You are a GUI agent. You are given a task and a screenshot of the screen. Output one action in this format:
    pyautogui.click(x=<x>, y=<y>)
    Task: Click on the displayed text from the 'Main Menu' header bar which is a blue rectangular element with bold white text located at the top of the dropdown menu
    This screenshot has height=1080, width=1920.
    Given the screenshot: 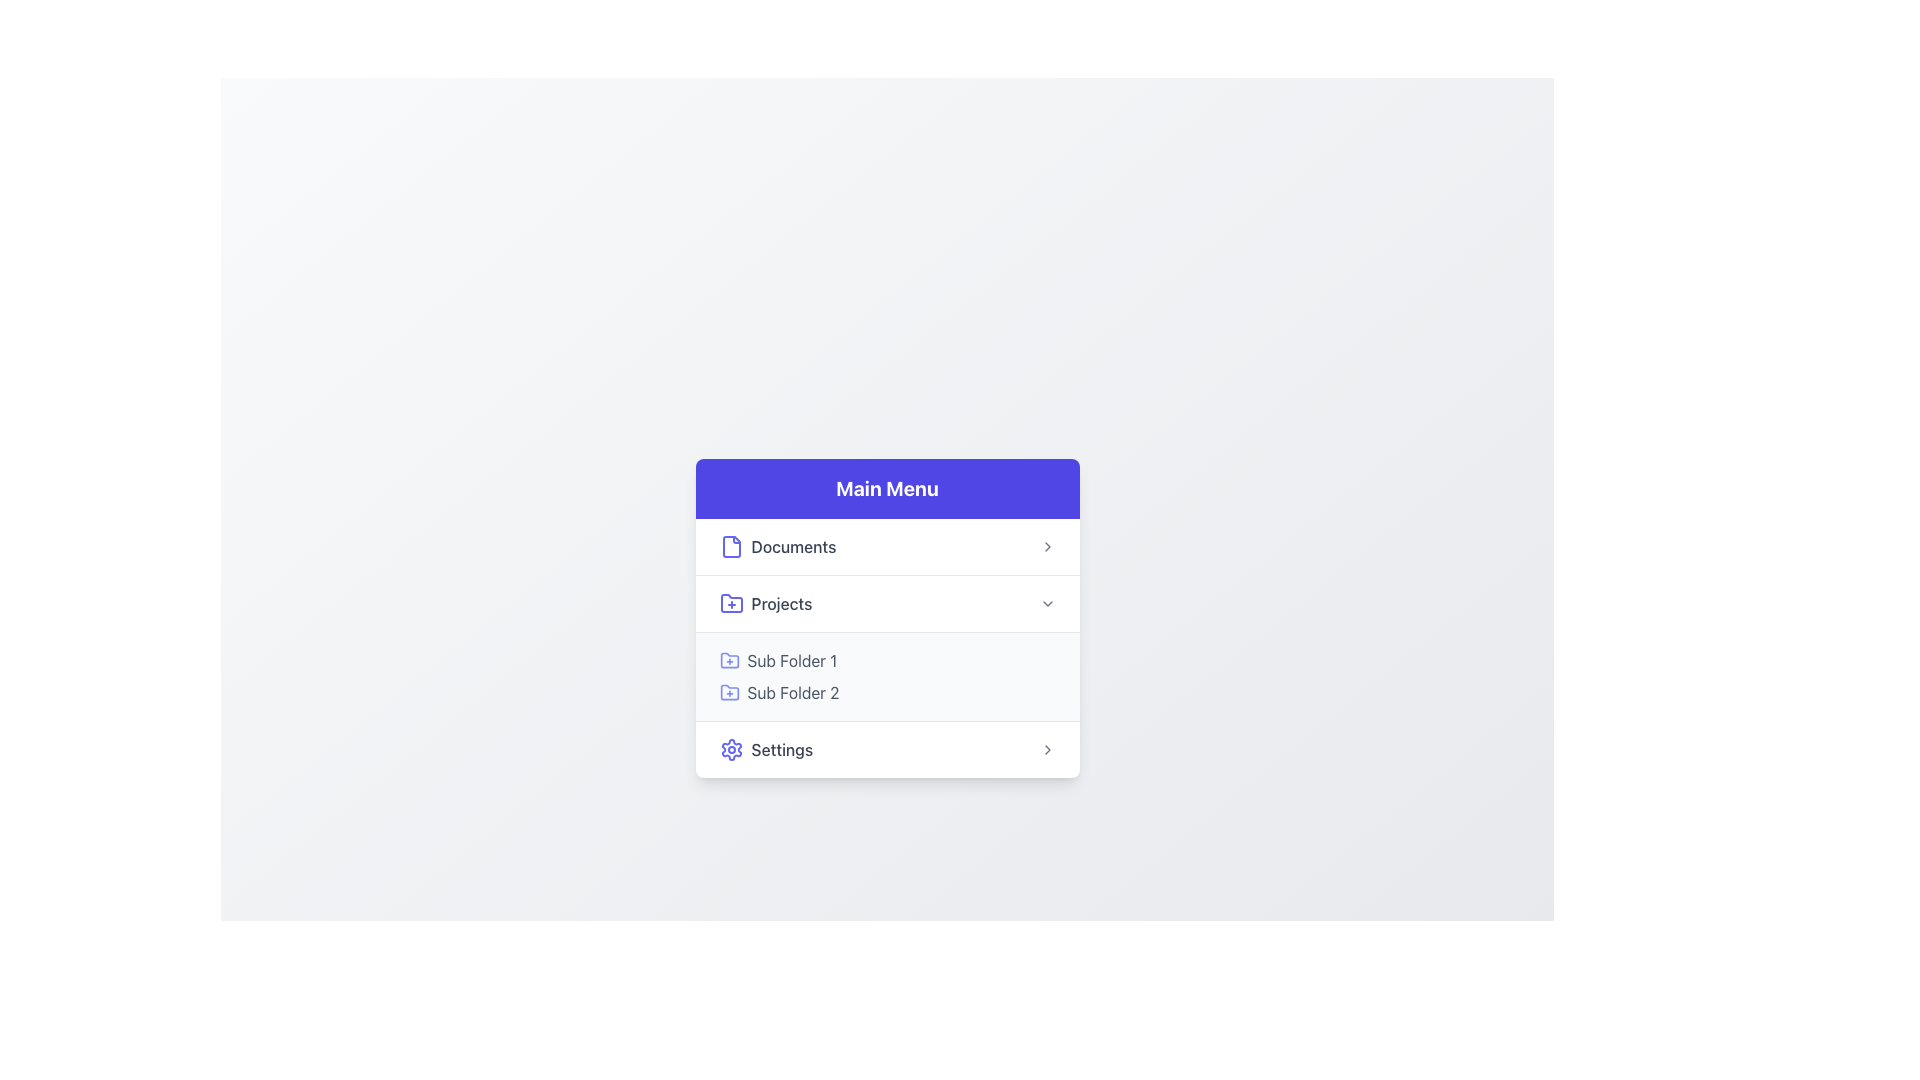 What is the action you would take?
    pyautogui.click(x=886, y=488)
    